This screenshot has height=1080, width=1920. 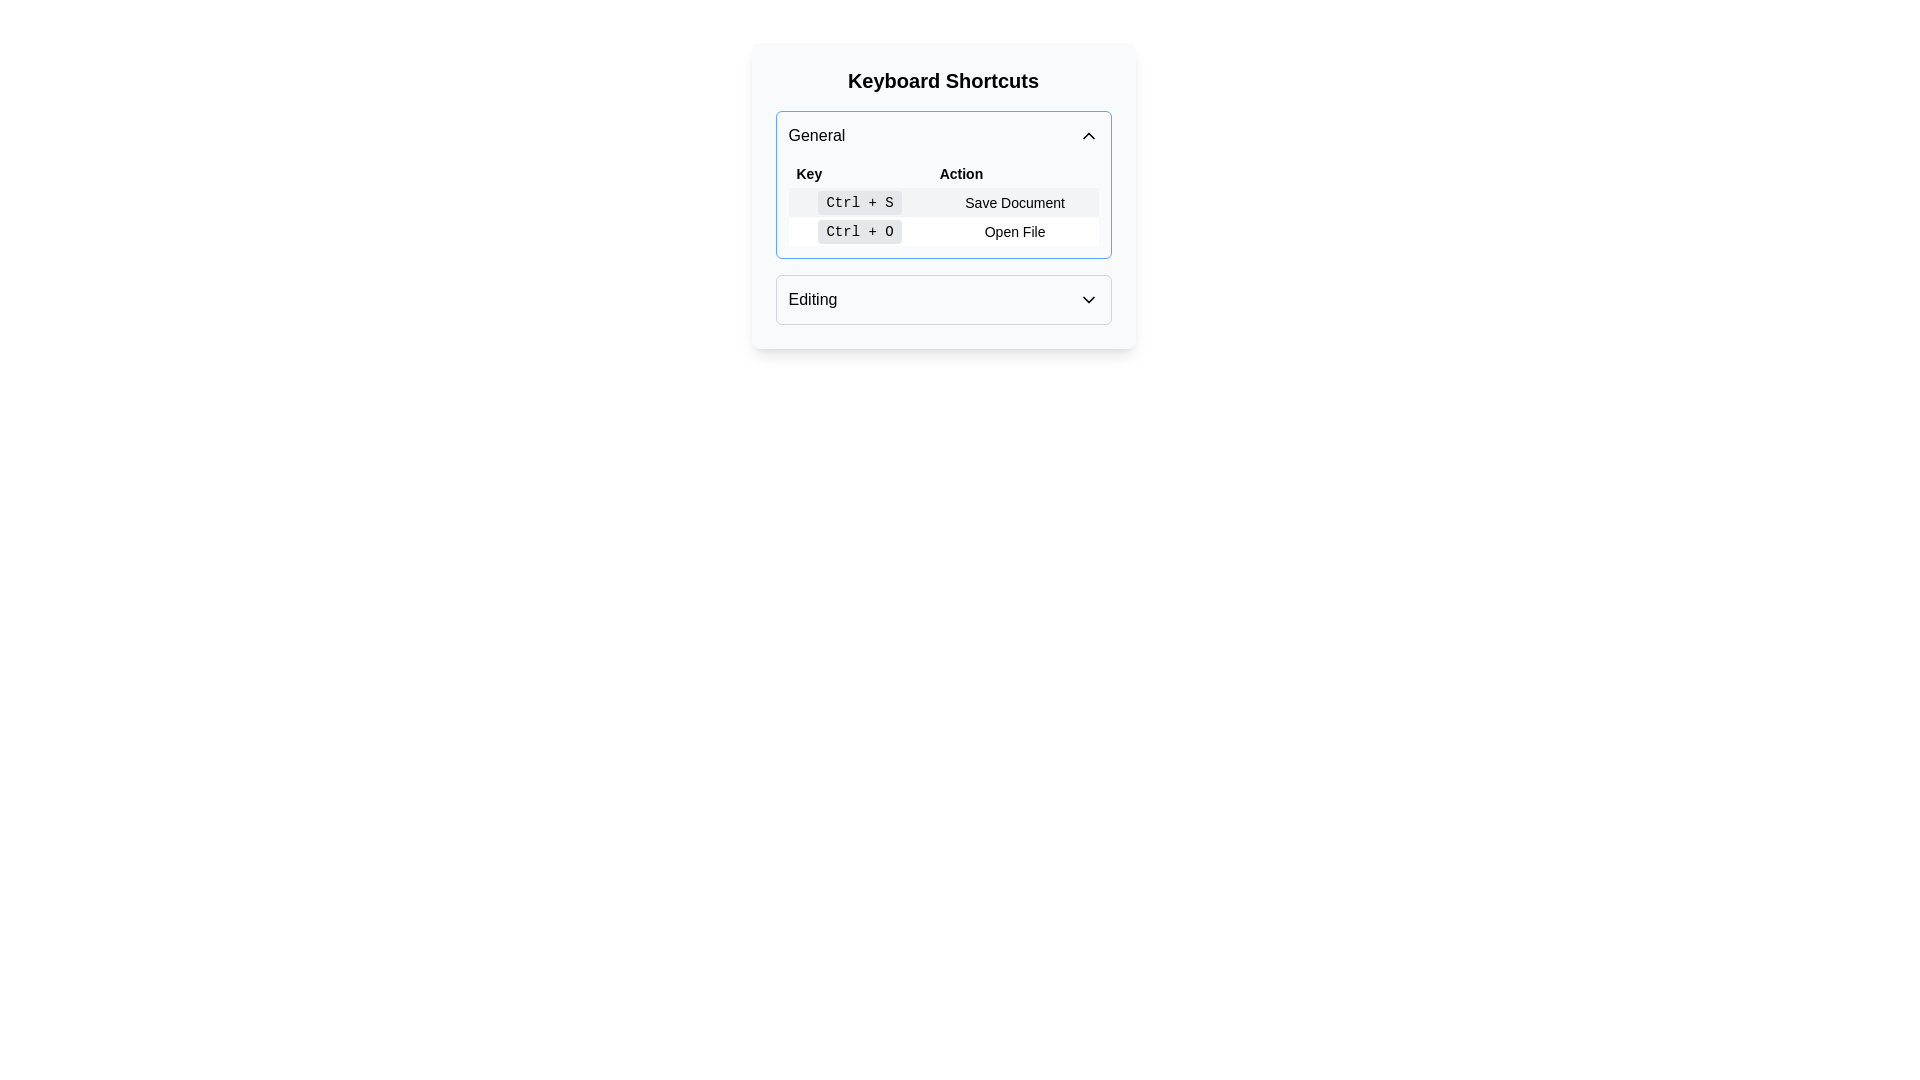 What do you see at coordinates (1087, 300) in the screenshot?
I see `the downward-pointing chevron icon representing a dropdown selection, which is aligned to the right side of the 'Editing' text section` at bounding box center [1087, 300].